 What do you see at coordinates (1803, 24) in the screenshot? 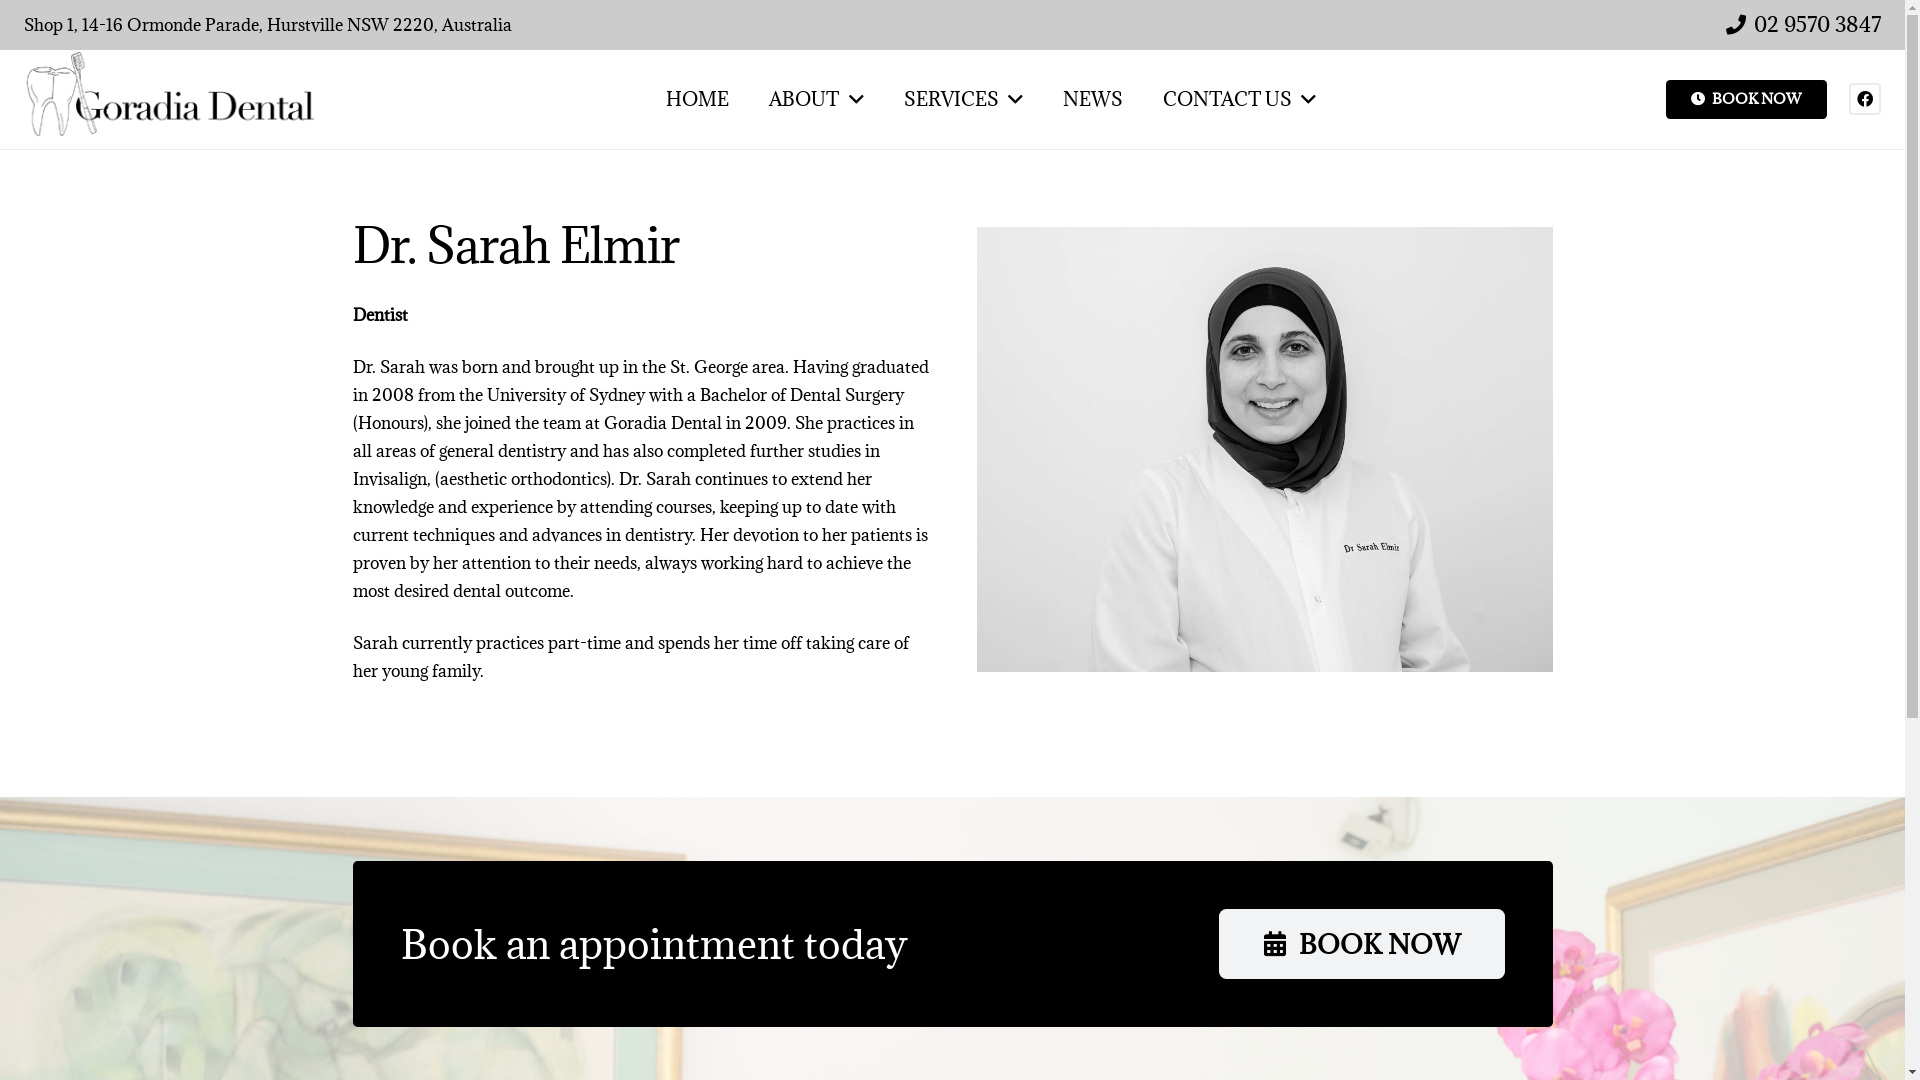
I see `'02 9570 3847'` at bounding box center [1803, 24].